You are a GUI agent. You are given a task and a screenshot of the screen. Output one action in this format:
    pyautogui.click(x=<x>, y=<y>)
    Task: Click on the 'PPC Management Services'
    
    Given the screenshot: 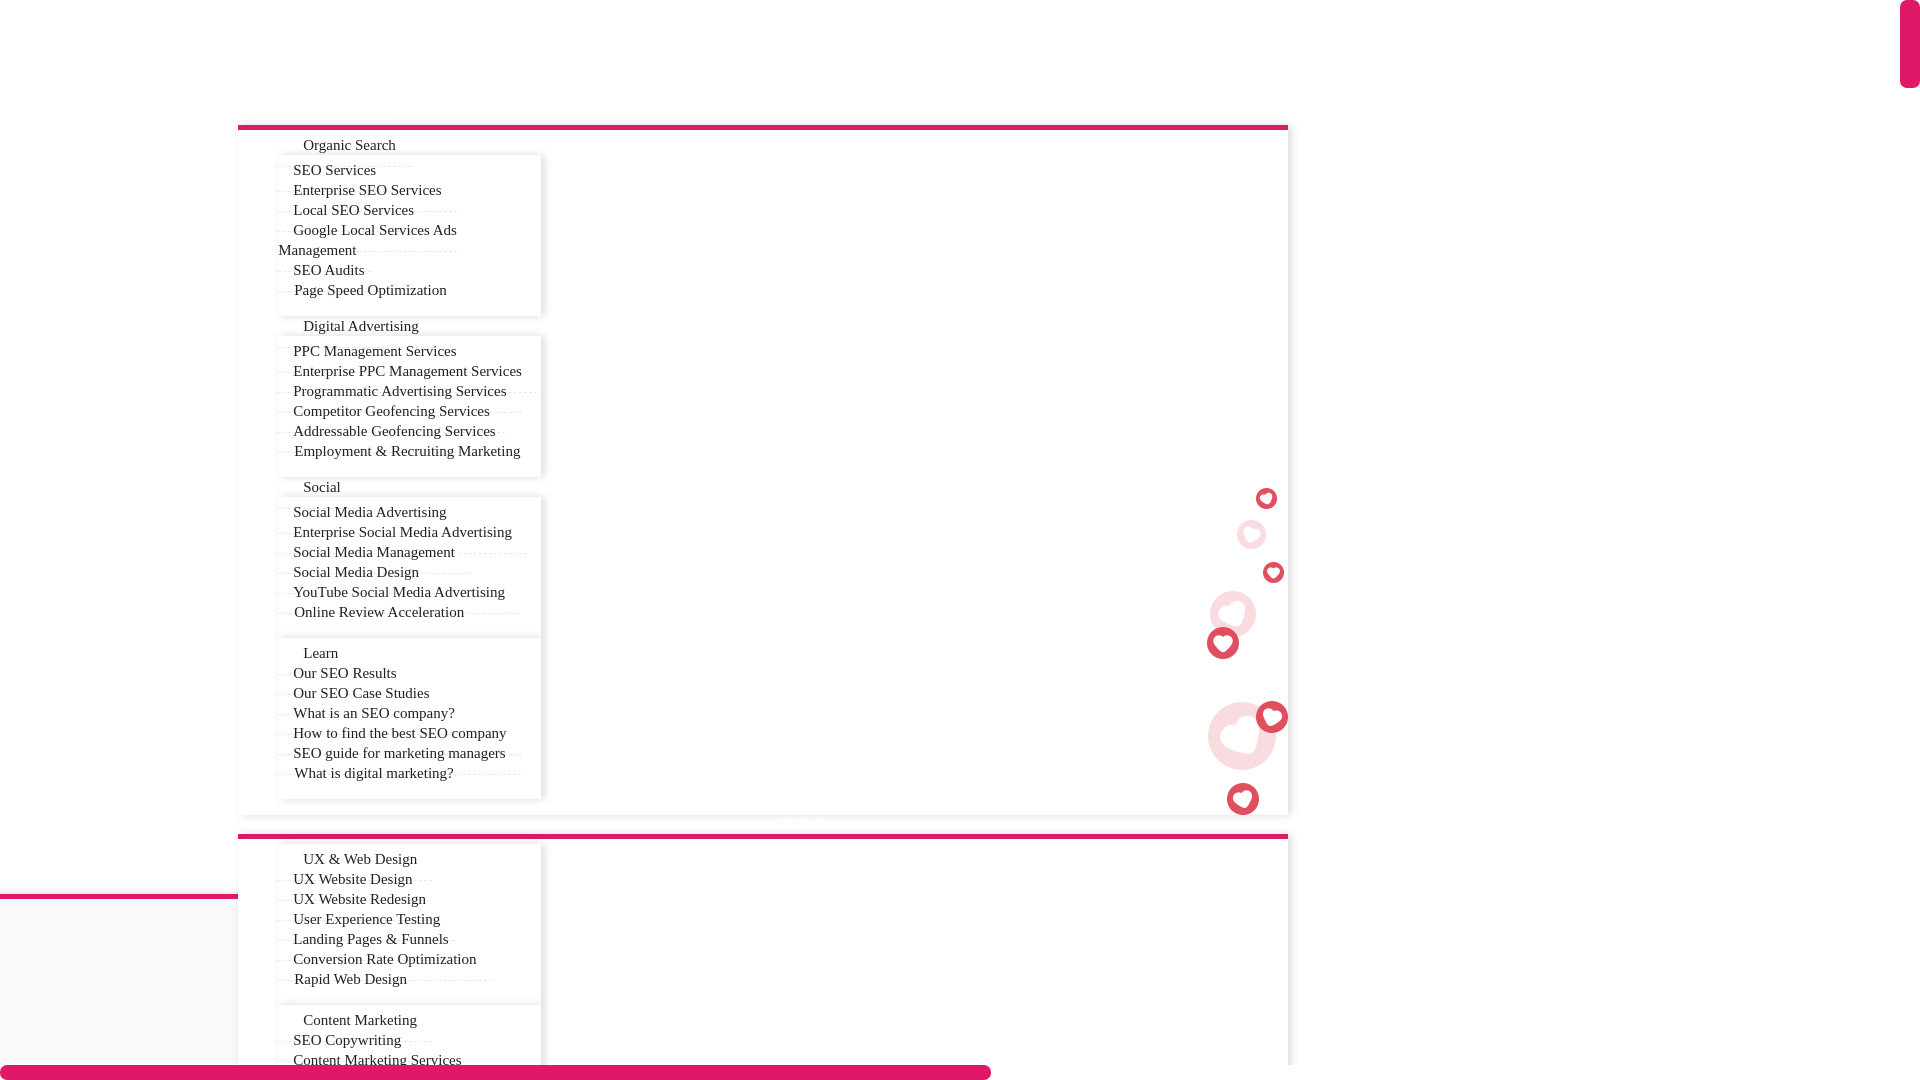 What is the action you would take?
    pyautogui.click(x=374, y=350)
    